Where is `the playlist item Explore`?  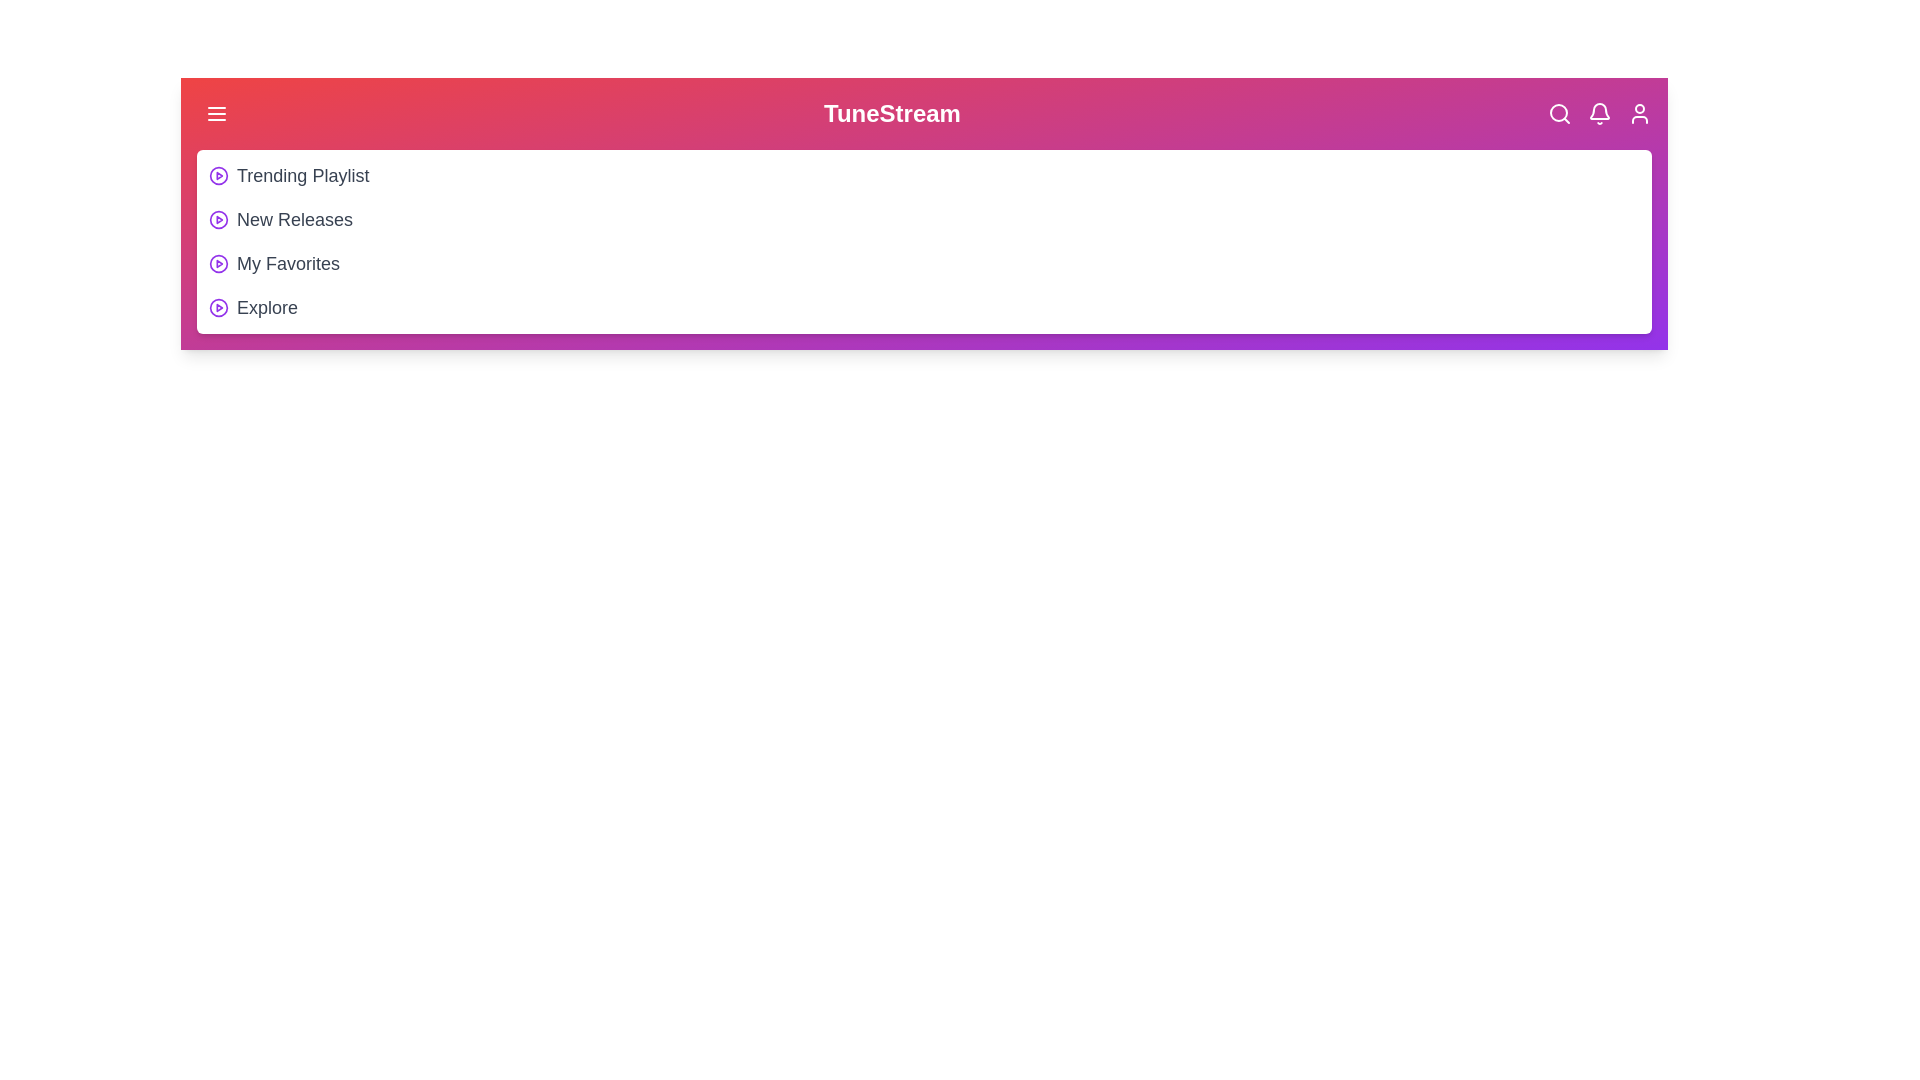
the playlist item Explore is located at coordinates (266, 308).